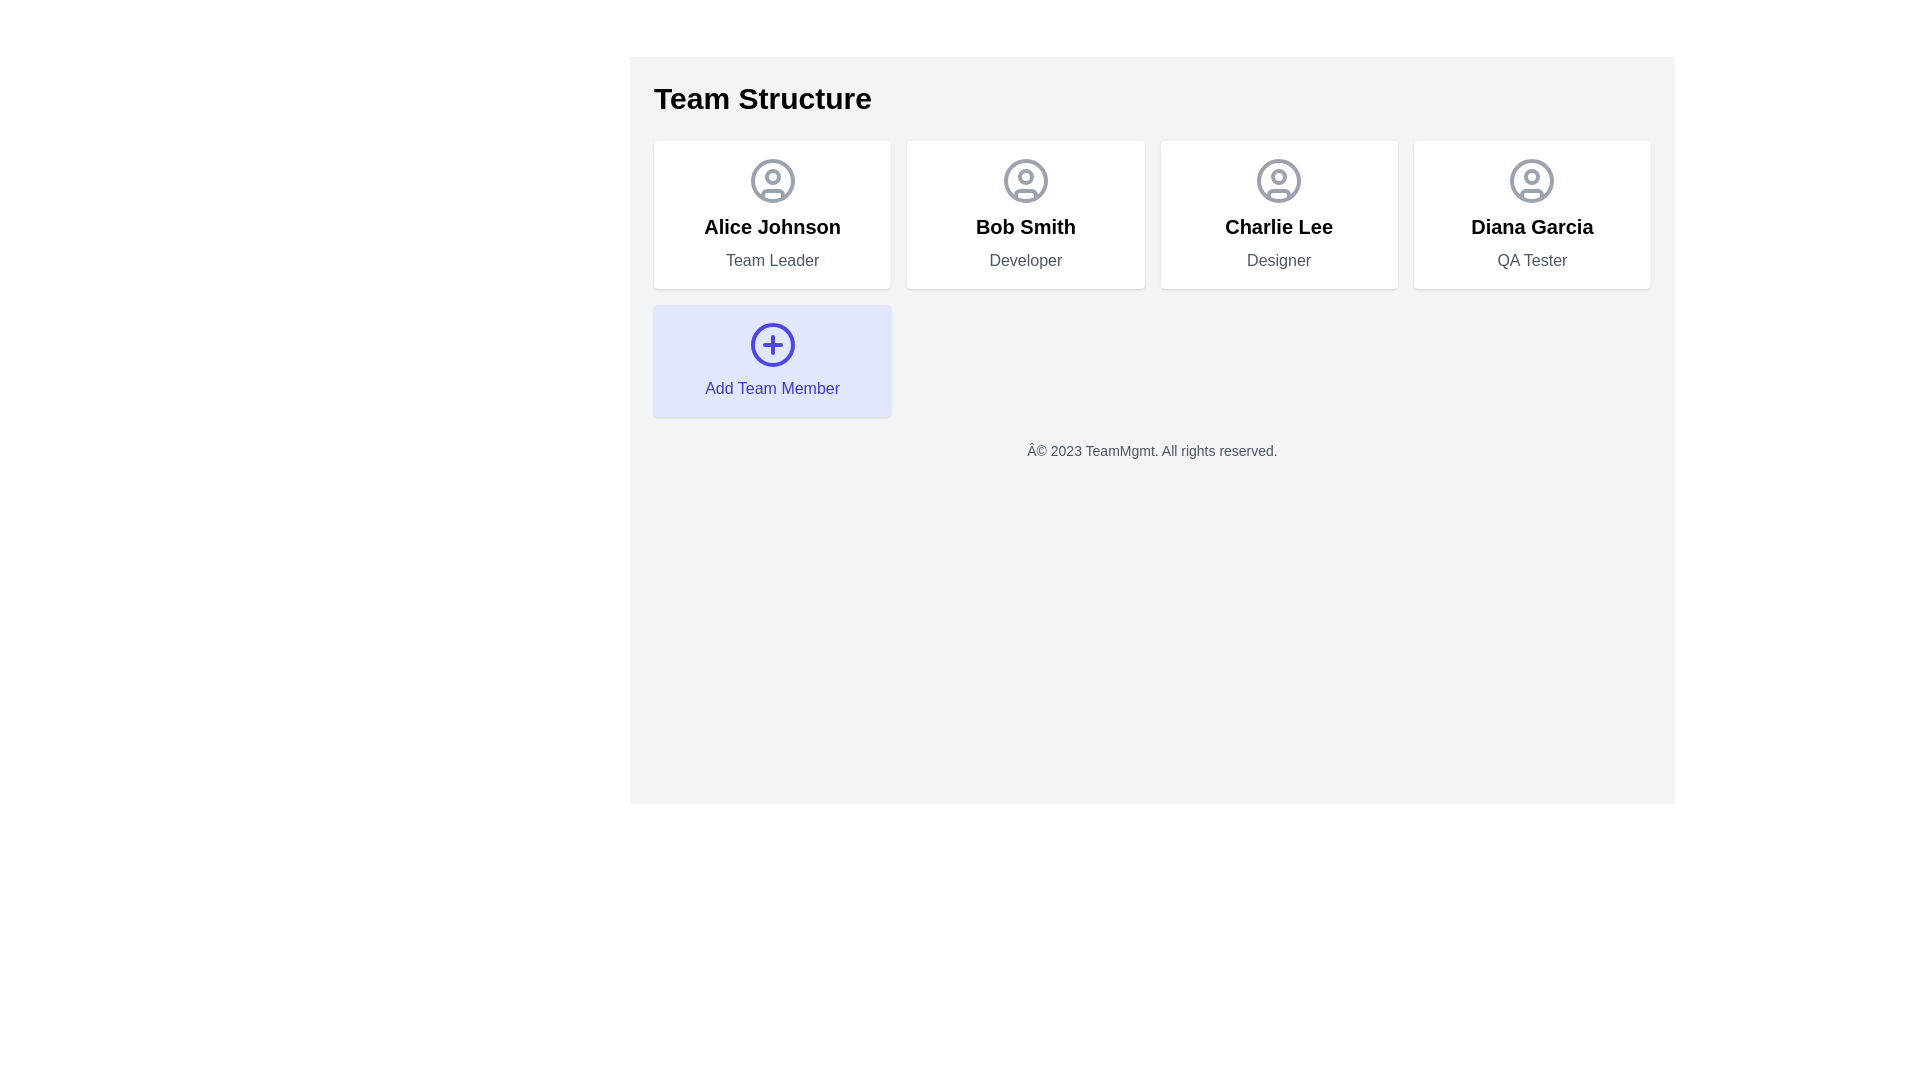  Describe the element at coordinates (1278, 260) in the screenshot. I see `text label displaying 'Designer' located below 'Charlie Lee' in the third card of the 'Team Structure' panel` at that location.